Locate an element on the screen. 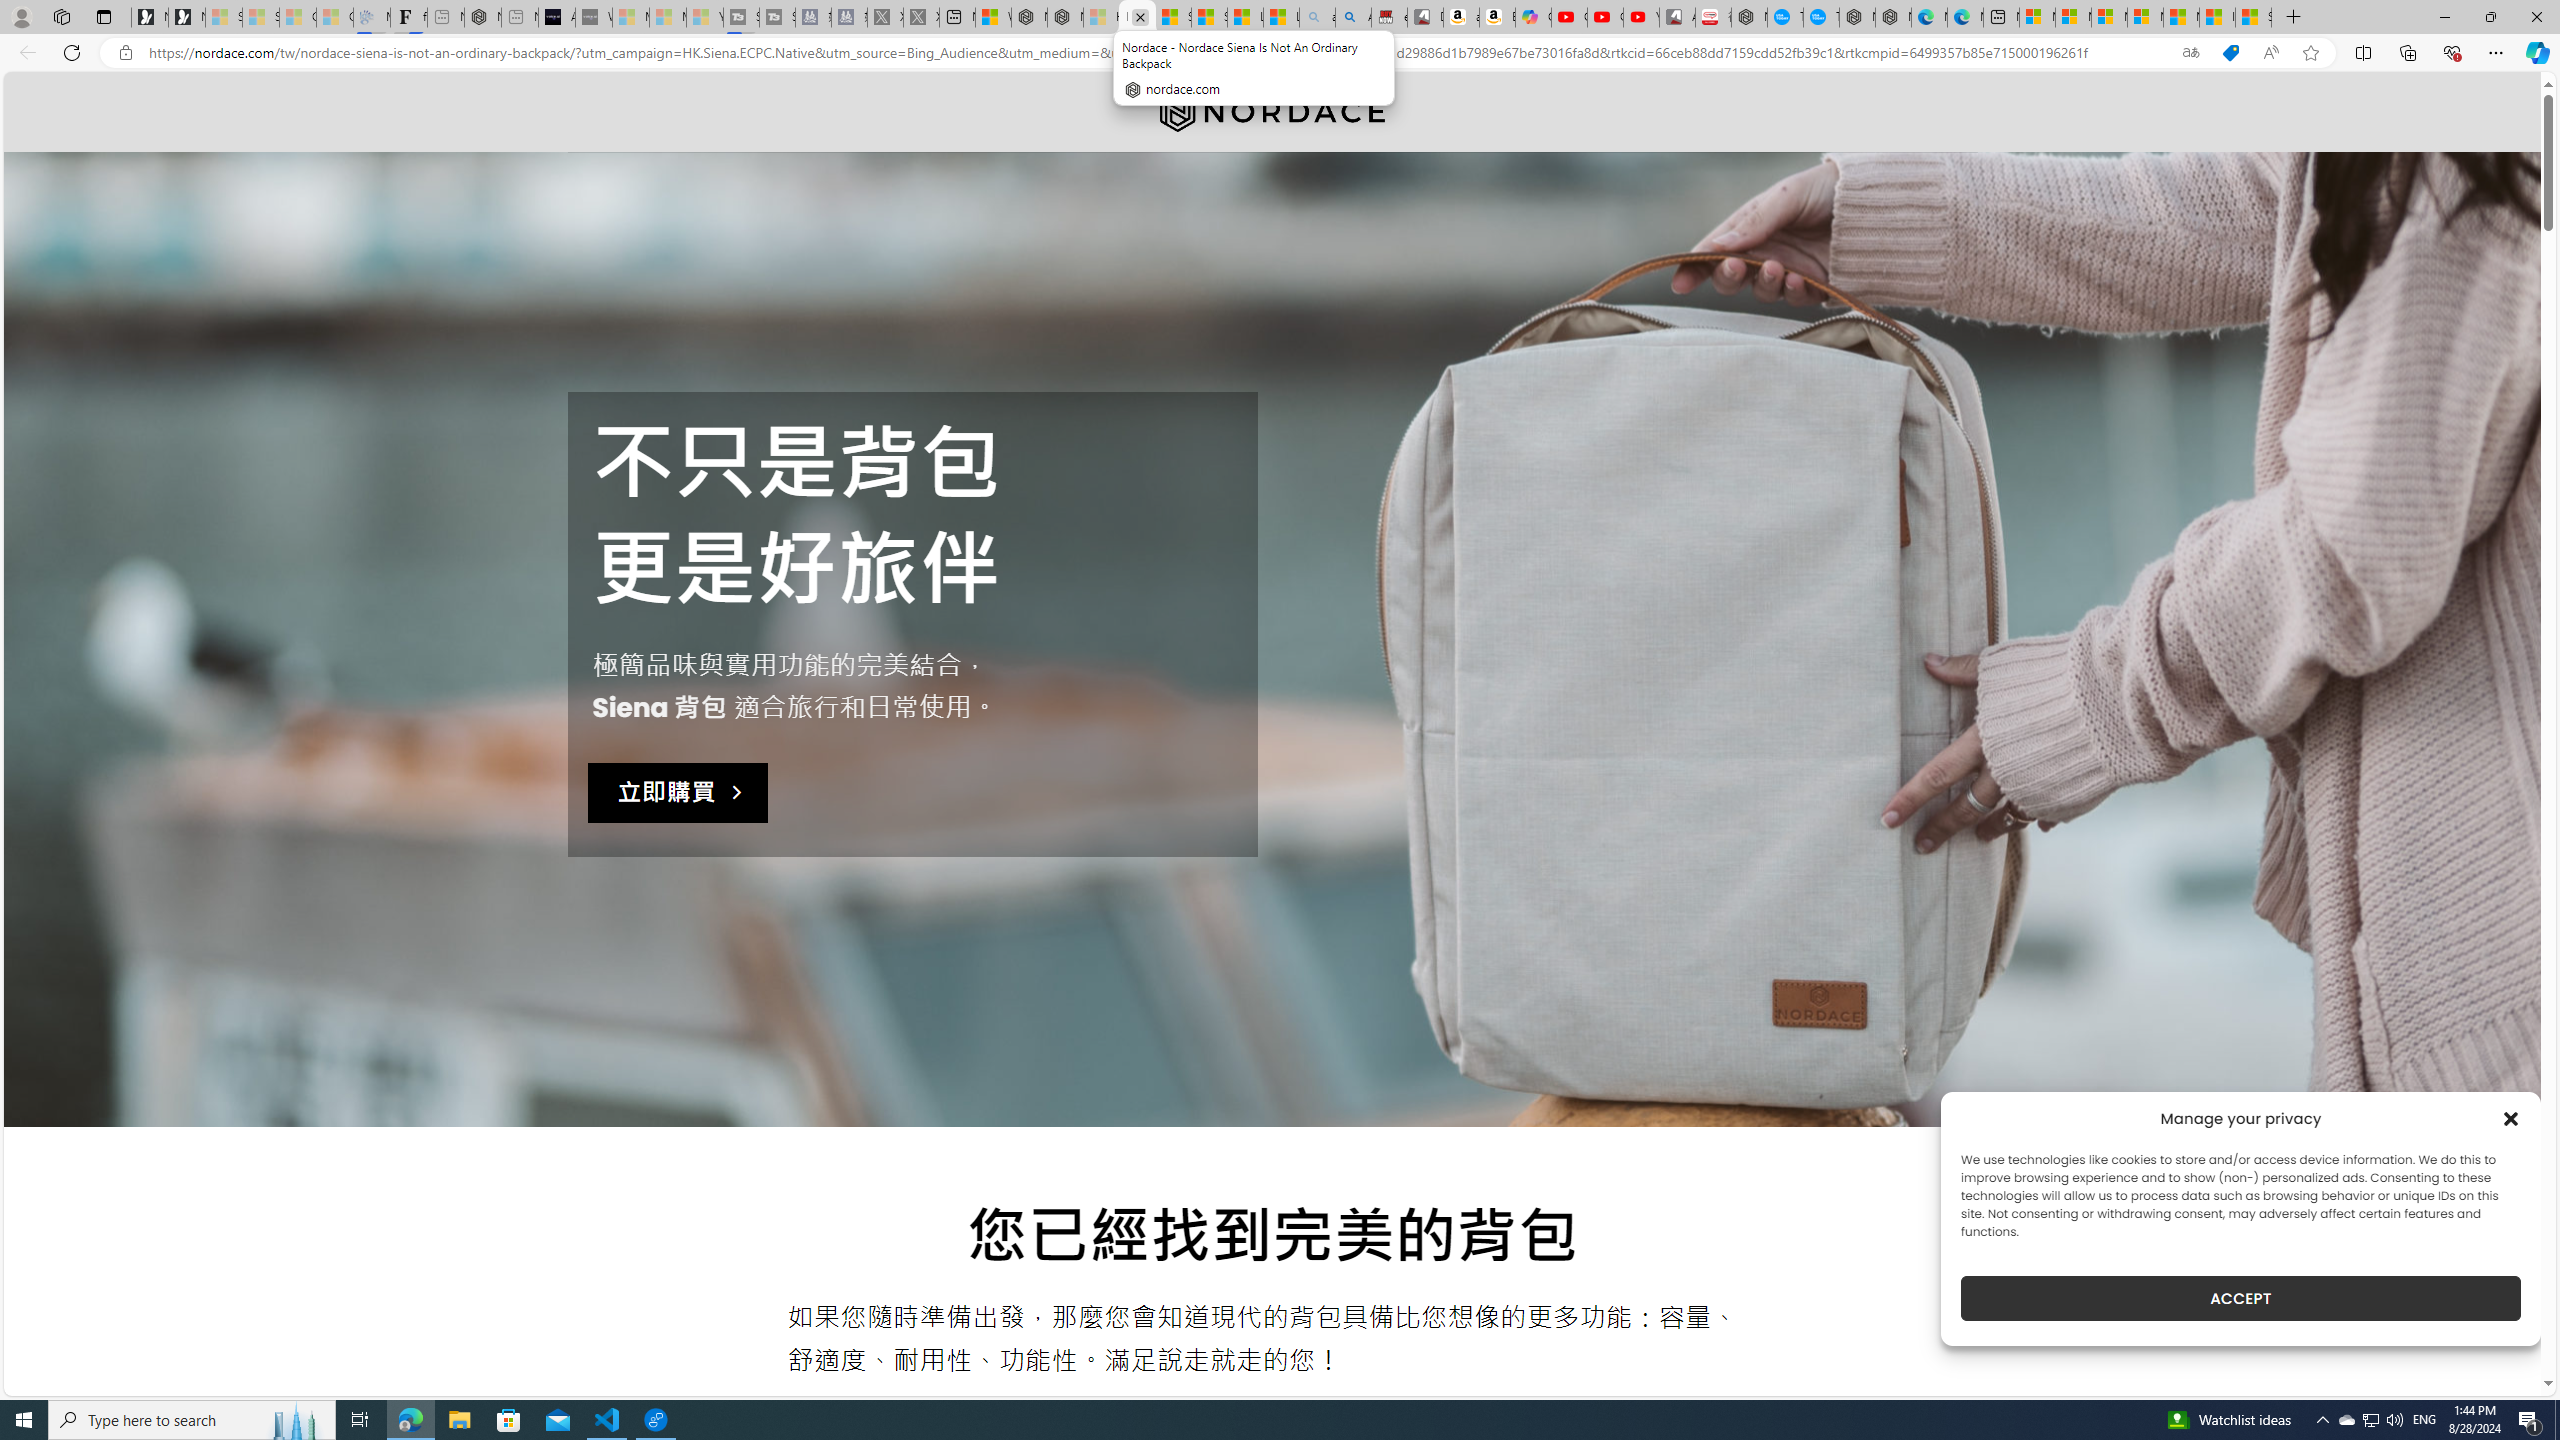 Image resolution: width=2560 pixels, height=1440 pixels. 'Show translate options' is located at coordinates (2190, 53).